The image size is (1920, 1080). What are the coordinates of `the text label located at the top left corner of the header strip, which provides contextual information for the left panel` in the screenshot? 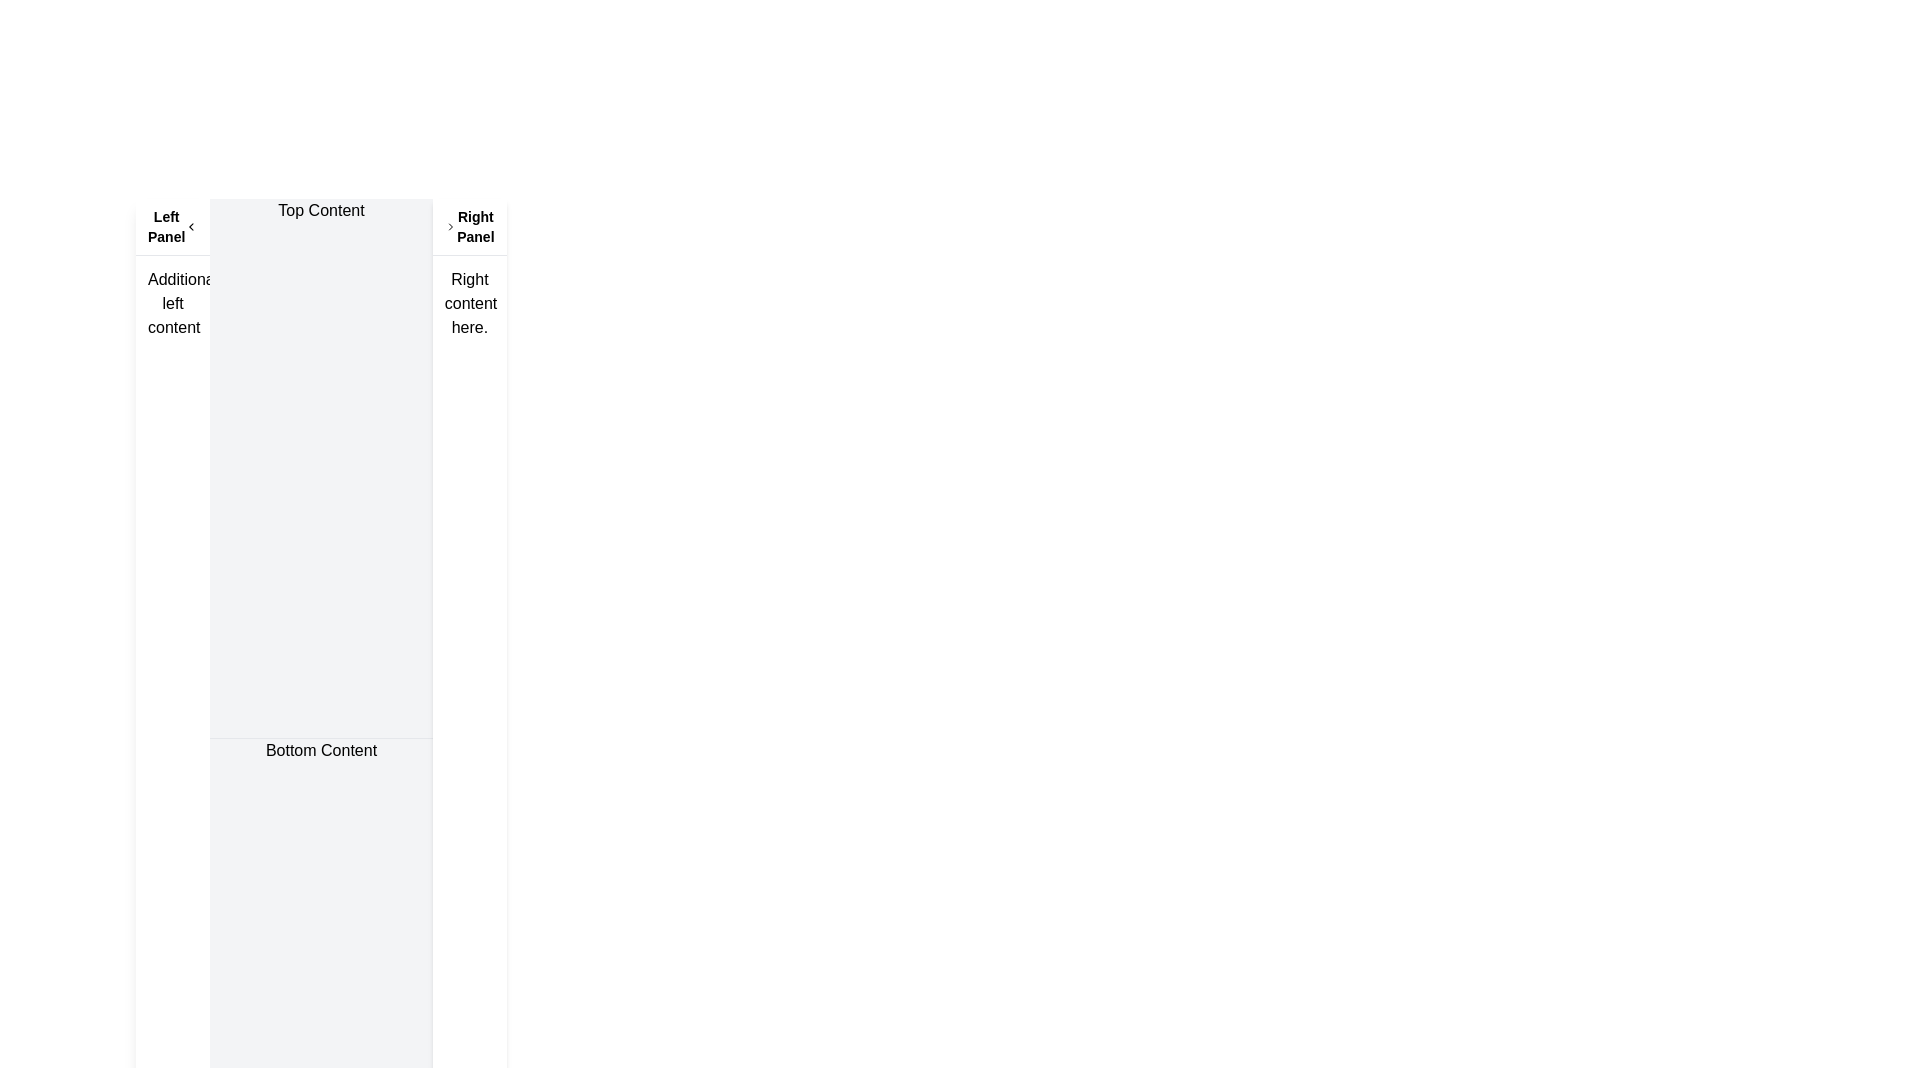 It's located at (166, 226).